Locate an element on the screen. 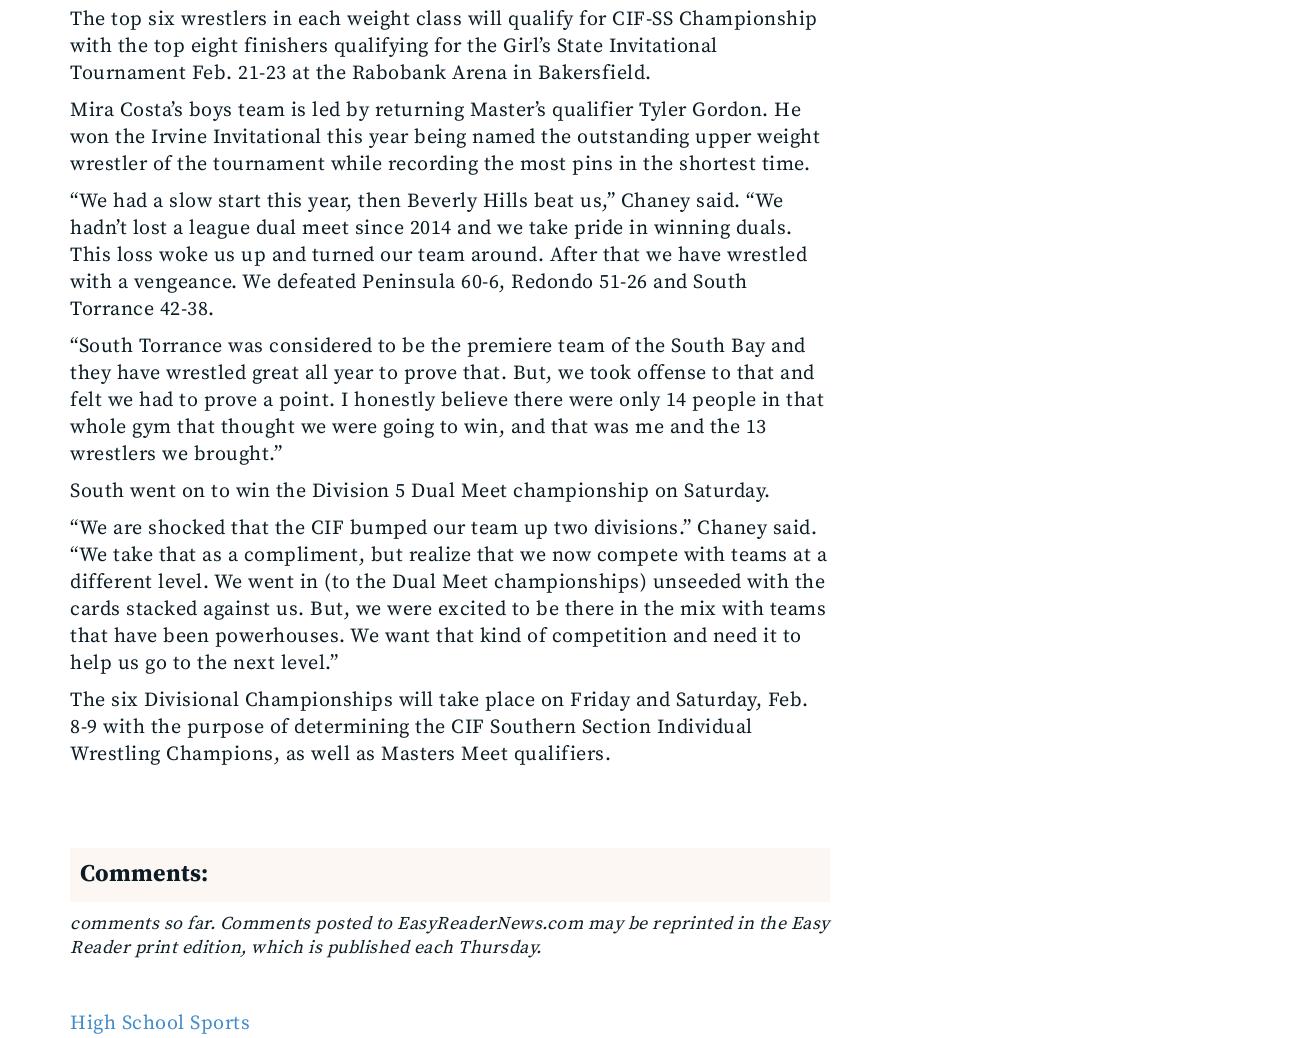  'The six Divisional Championships will take place on Friday and Saturday, Feb. 8-9 with the purpose of determining the CIF Southern Section Individual Wrestling Champions, as well as Masters Meet qualifiers.' is located at coordinates (438, 726).